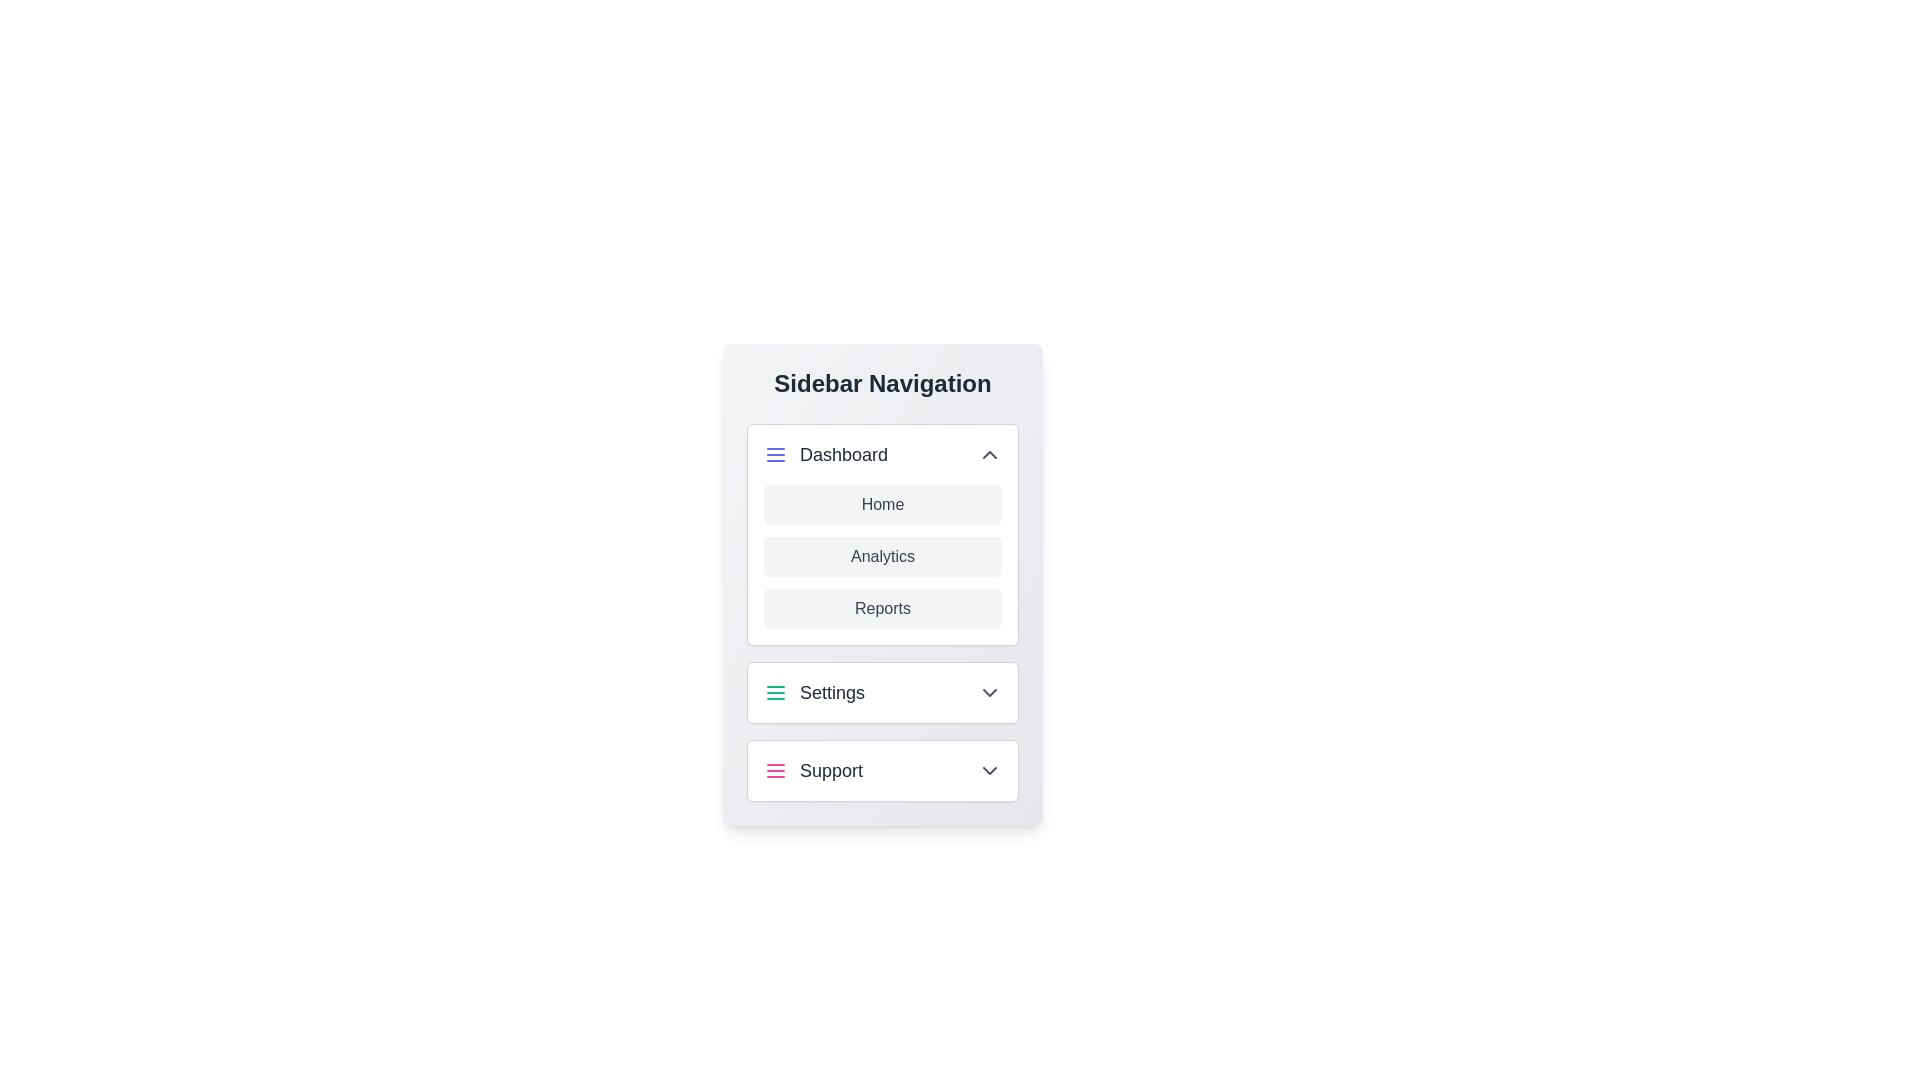 The height and width of the screenshot is (1080, 1920). Describe the element at coordinates (989, 455) in the screenshot. I see `the chevron icon located at the far right of the 'Dashboard' entry in the sidebar navigation` at that location.